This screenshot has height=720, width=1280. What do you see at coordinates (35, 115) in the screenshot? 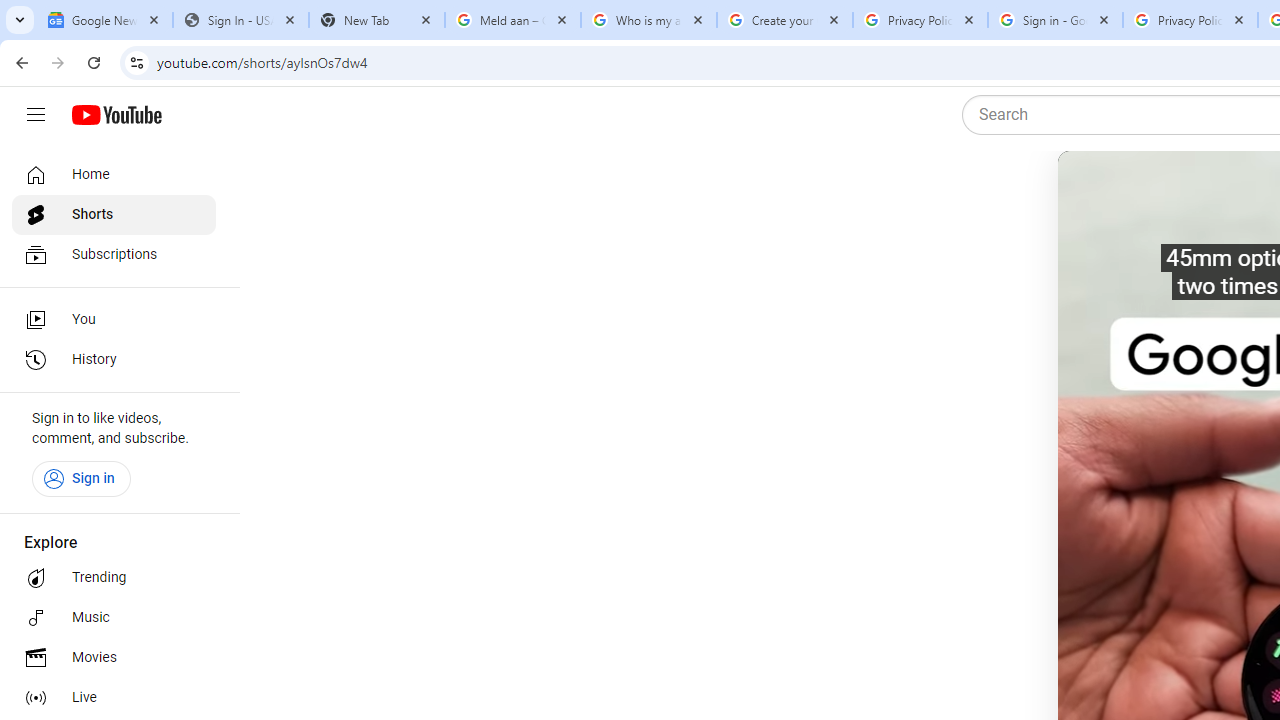
I see `'Guide'` at bounding box center [35, 115].